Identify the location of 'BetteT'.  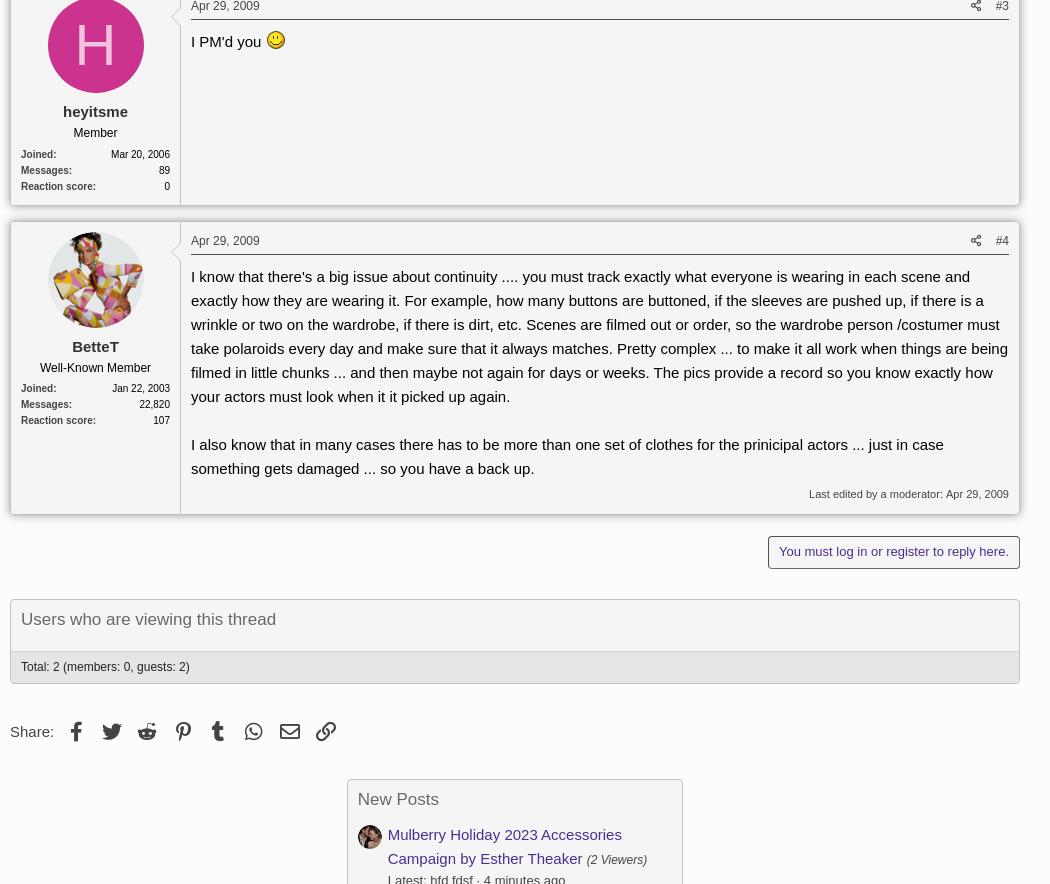
(95, 345).